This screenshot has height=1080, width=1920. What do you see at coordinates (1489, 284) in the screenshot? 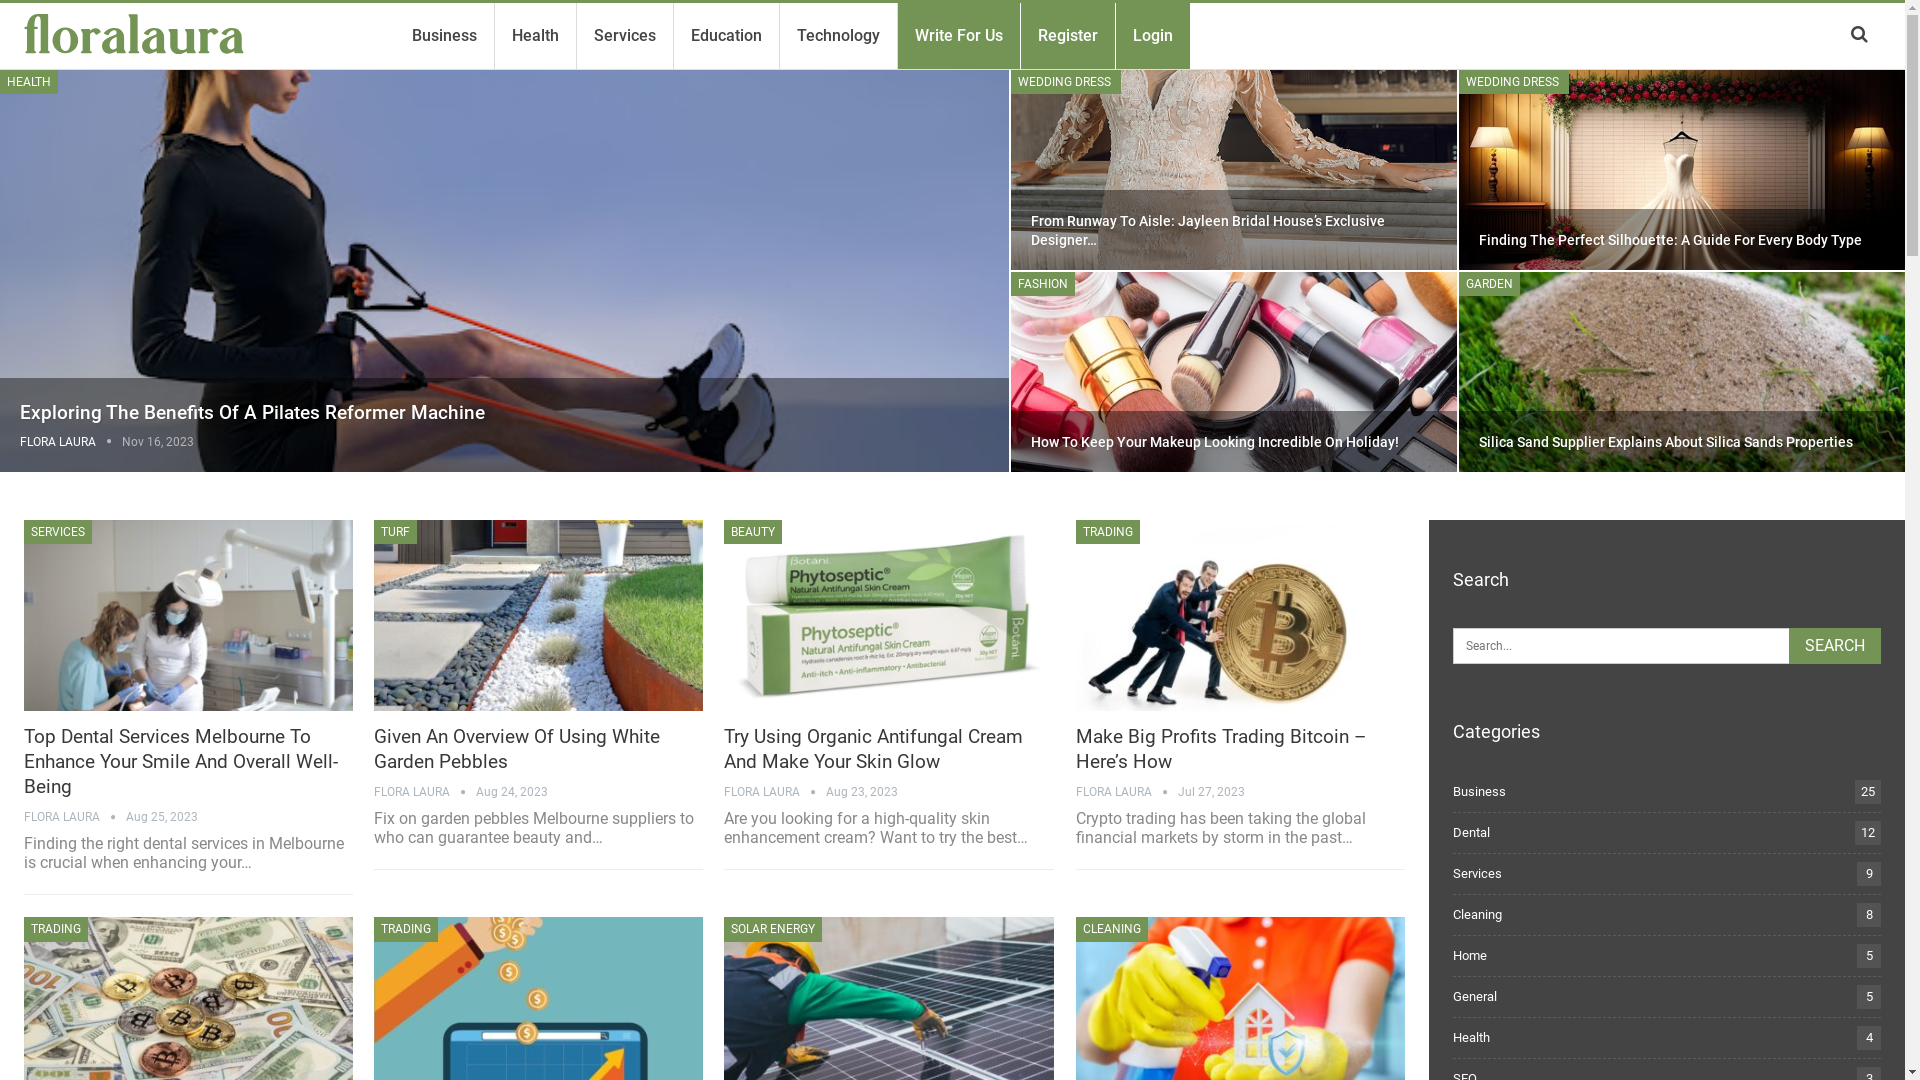
I see `'GARDEN'` at bounding box center [1489, 284].